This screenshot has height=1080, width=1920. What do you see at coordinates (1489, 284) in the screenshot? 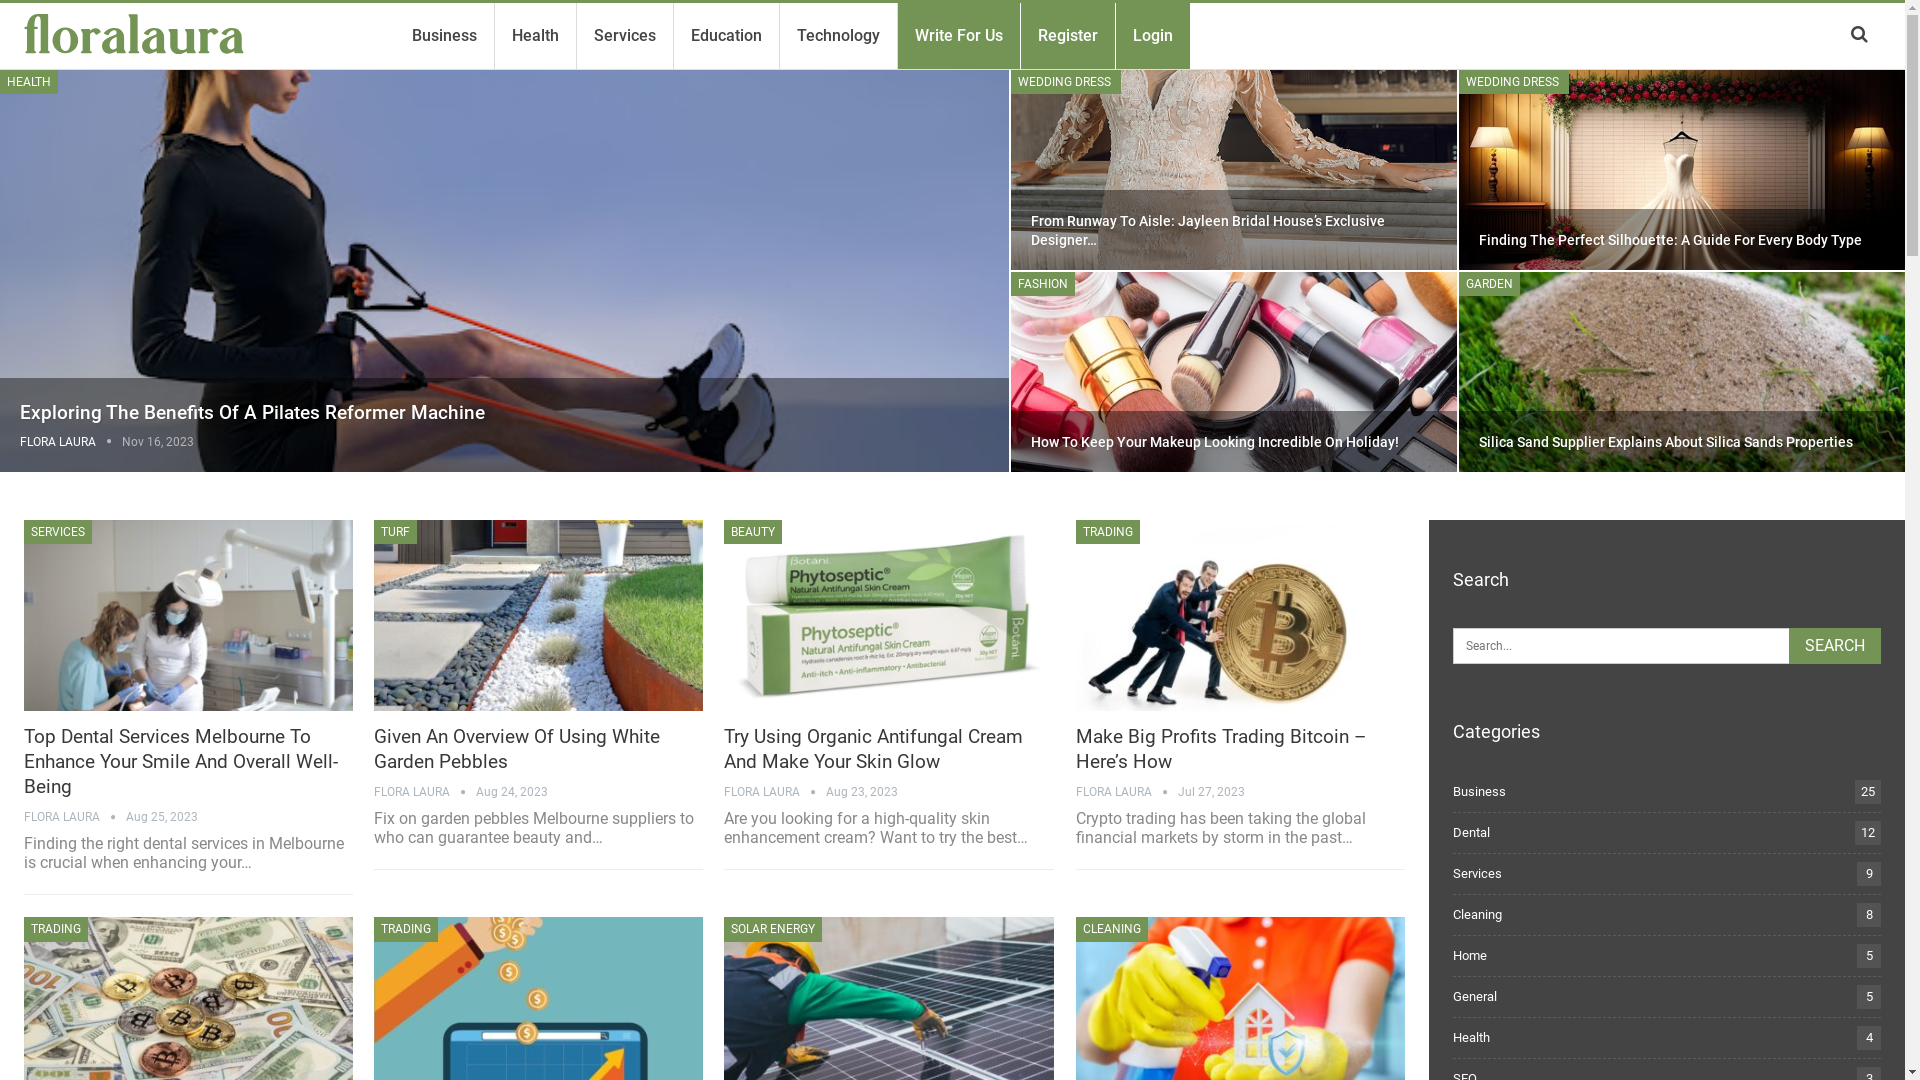
I see `'GARDEN'` at bounding box center [1489, 284].